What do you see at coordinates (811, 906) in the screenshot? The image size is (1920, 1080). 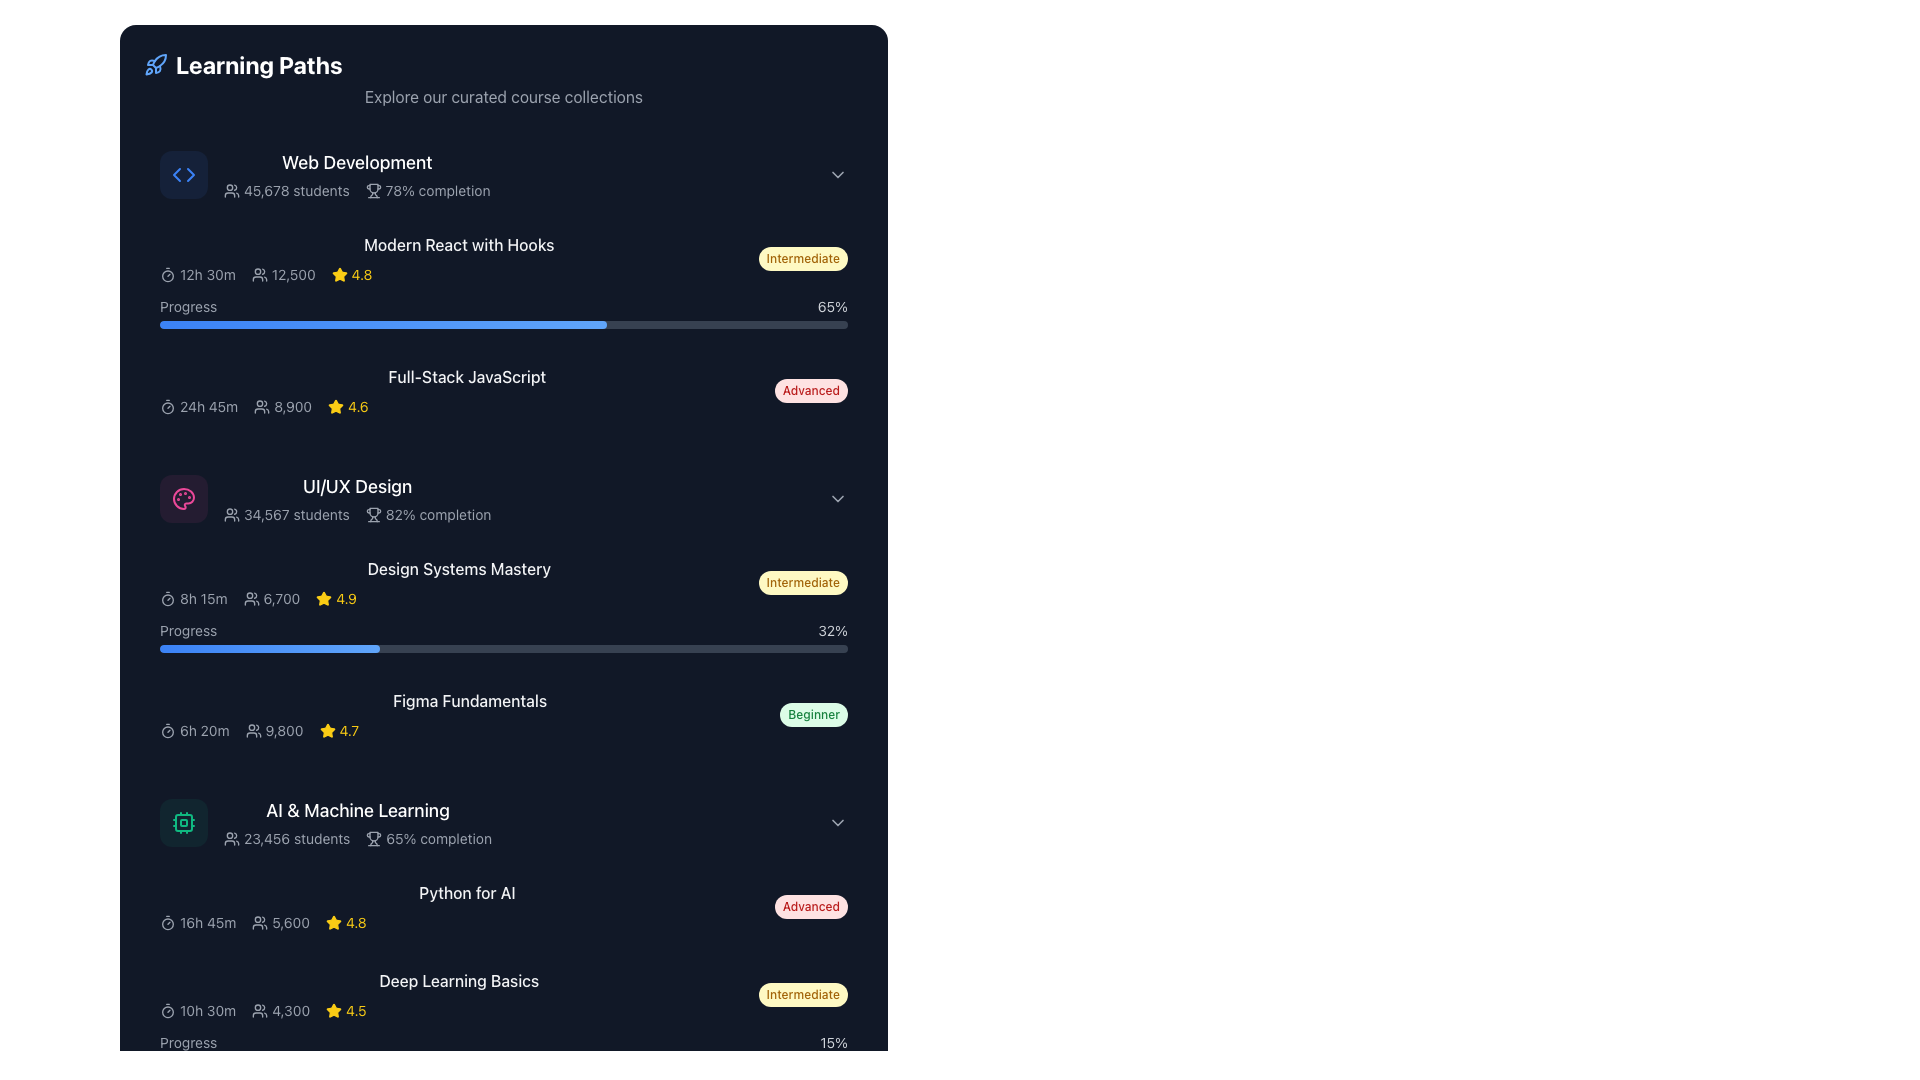 I see `the pill-shaped label with the text 'Advanced' in a small font, located at the far-right end of the 'Python for AI' course item row` at bounding box center [811, 906].